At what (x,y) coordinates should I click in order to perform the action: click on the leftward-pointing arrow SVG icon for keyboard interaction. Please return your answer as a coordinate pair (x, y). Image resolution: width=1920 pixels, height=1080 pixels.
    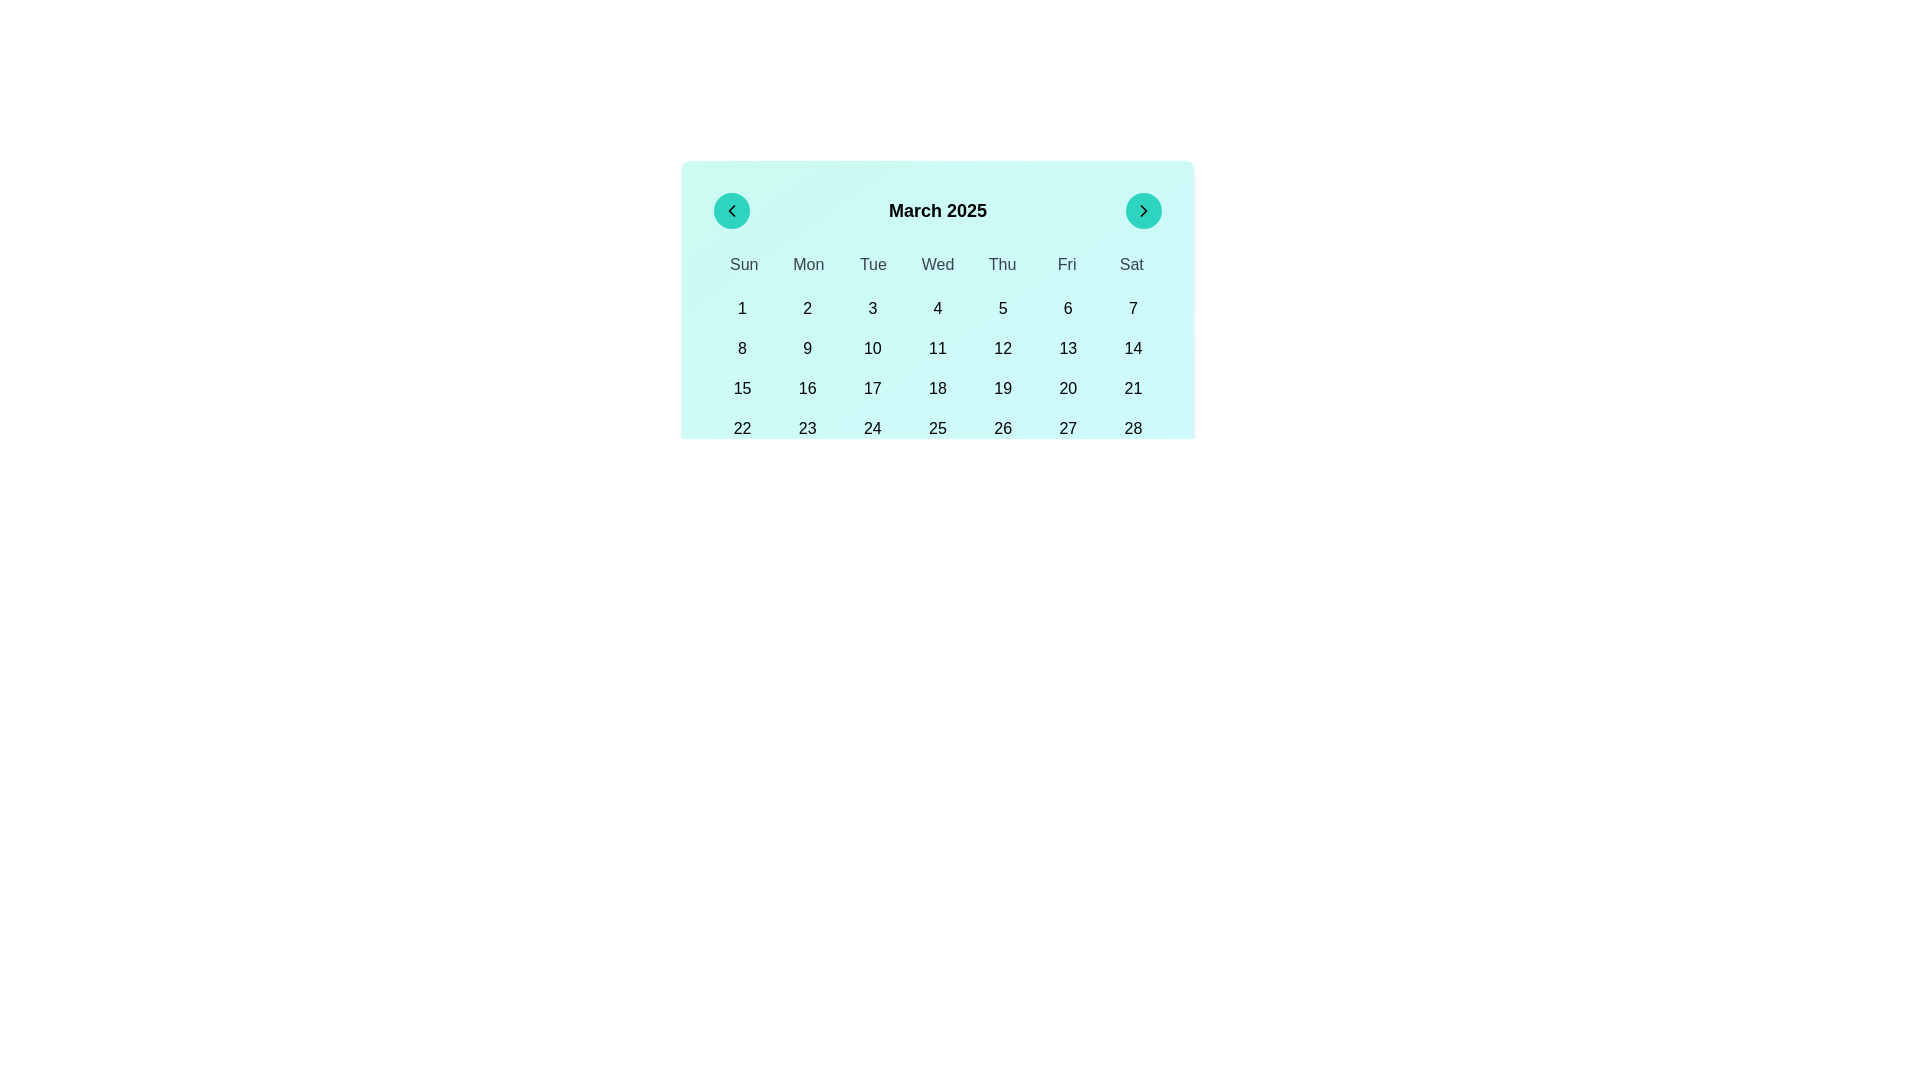
    Looking at the image, I should click on (730, 211).